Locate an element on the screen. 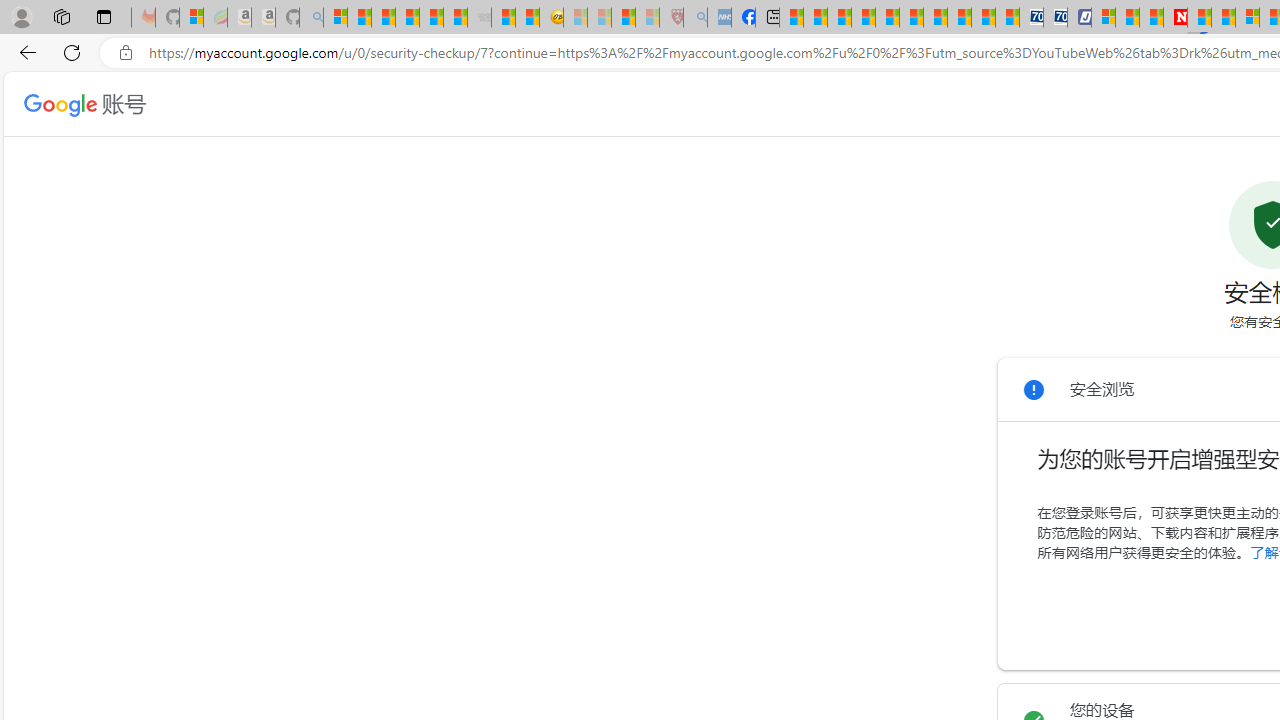  'New Report Confirms 2023 Was Record Hot | Watch' is located at coordinates (430, 17).